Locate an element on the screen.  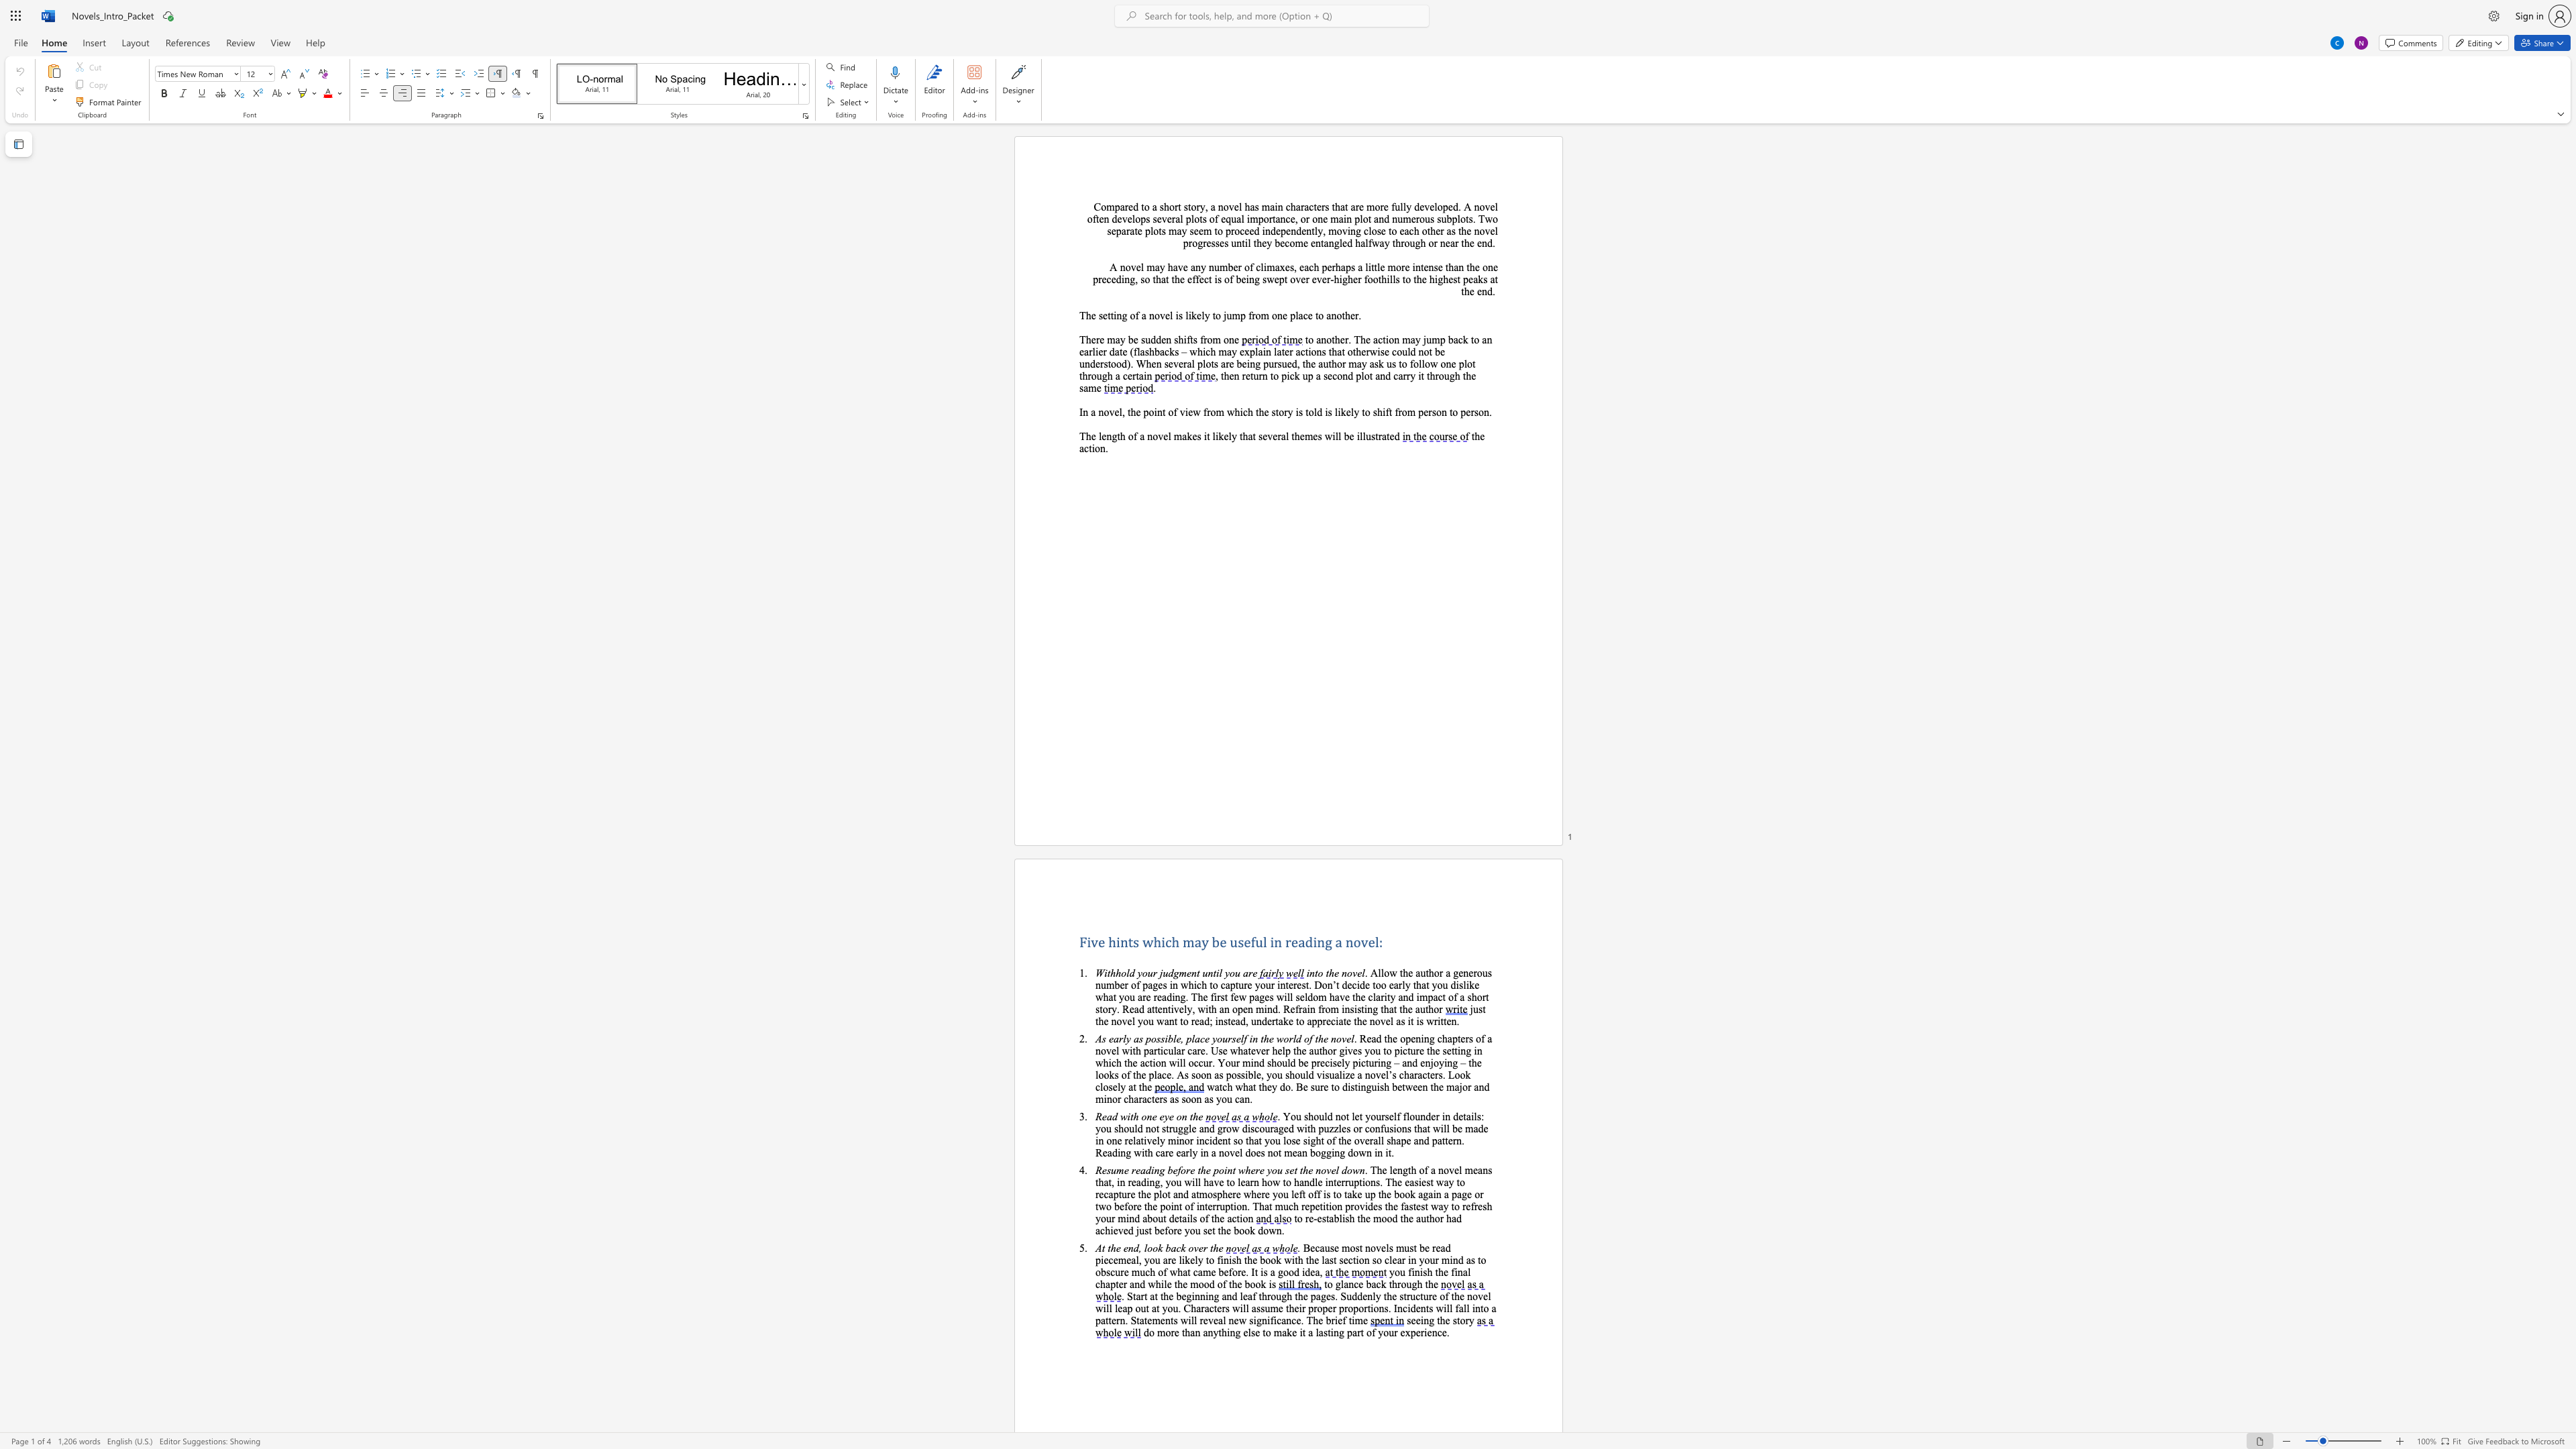
the subset text "r interes" within the text ". Allow the author a generous number of pages in which to capture your interest." is located at coordinates (1269, 985).